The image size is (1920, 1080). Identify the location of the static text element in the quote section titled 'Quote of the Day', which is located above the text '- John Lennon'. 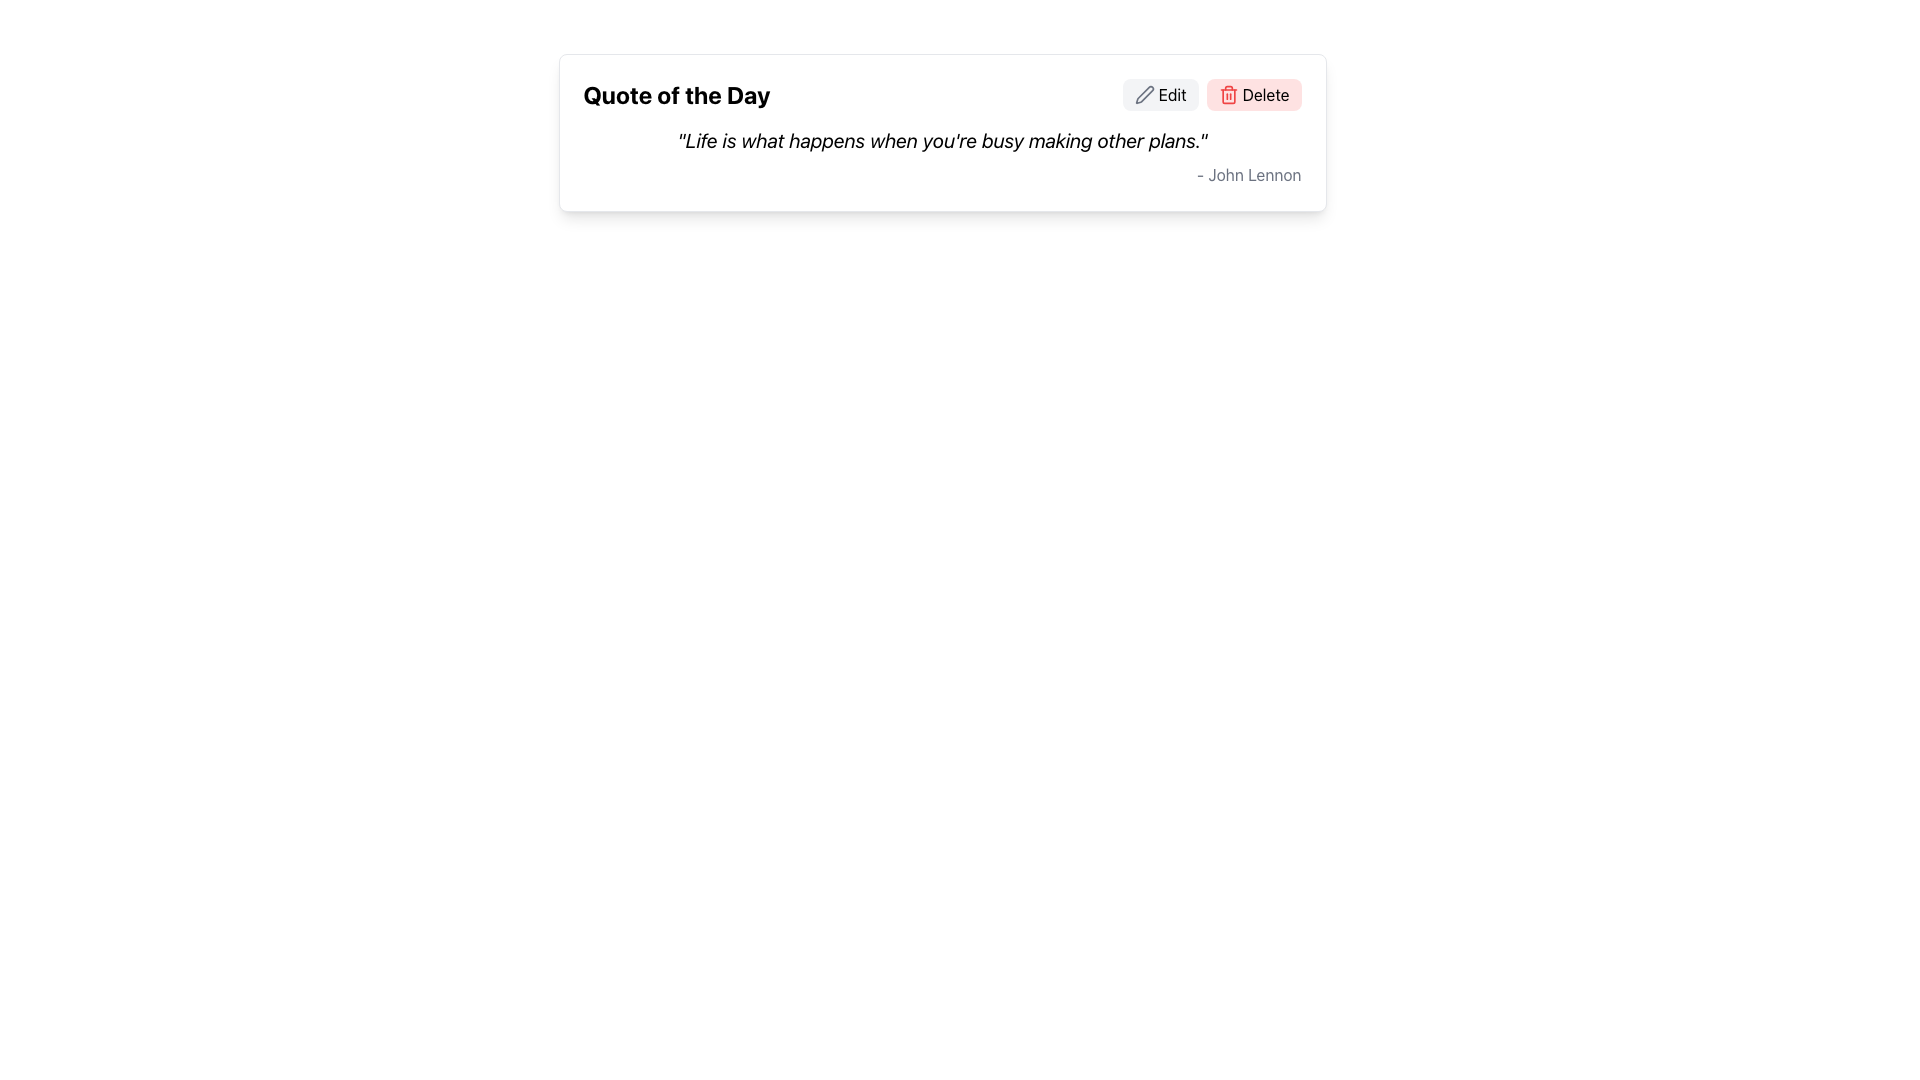
(941, 140).